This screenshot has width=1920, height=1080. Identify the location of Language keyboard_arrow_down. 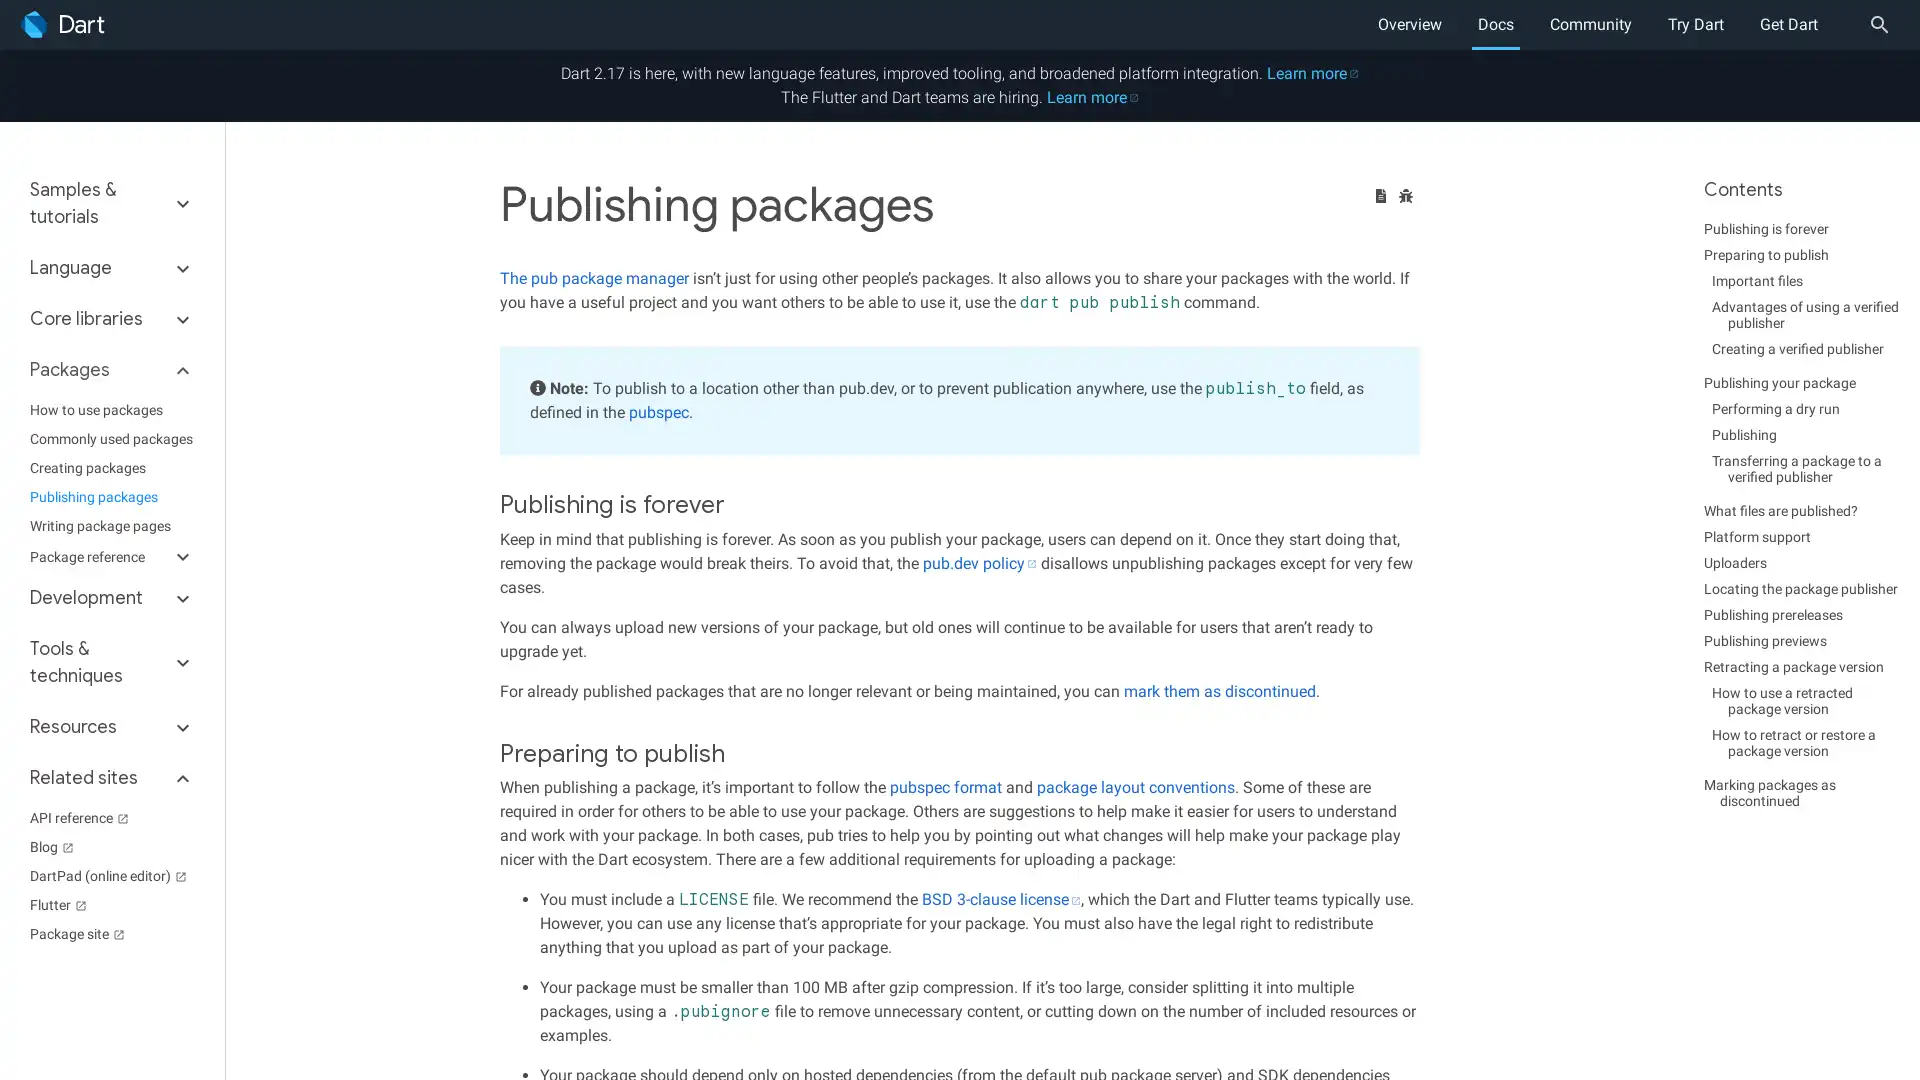
(111, 267).